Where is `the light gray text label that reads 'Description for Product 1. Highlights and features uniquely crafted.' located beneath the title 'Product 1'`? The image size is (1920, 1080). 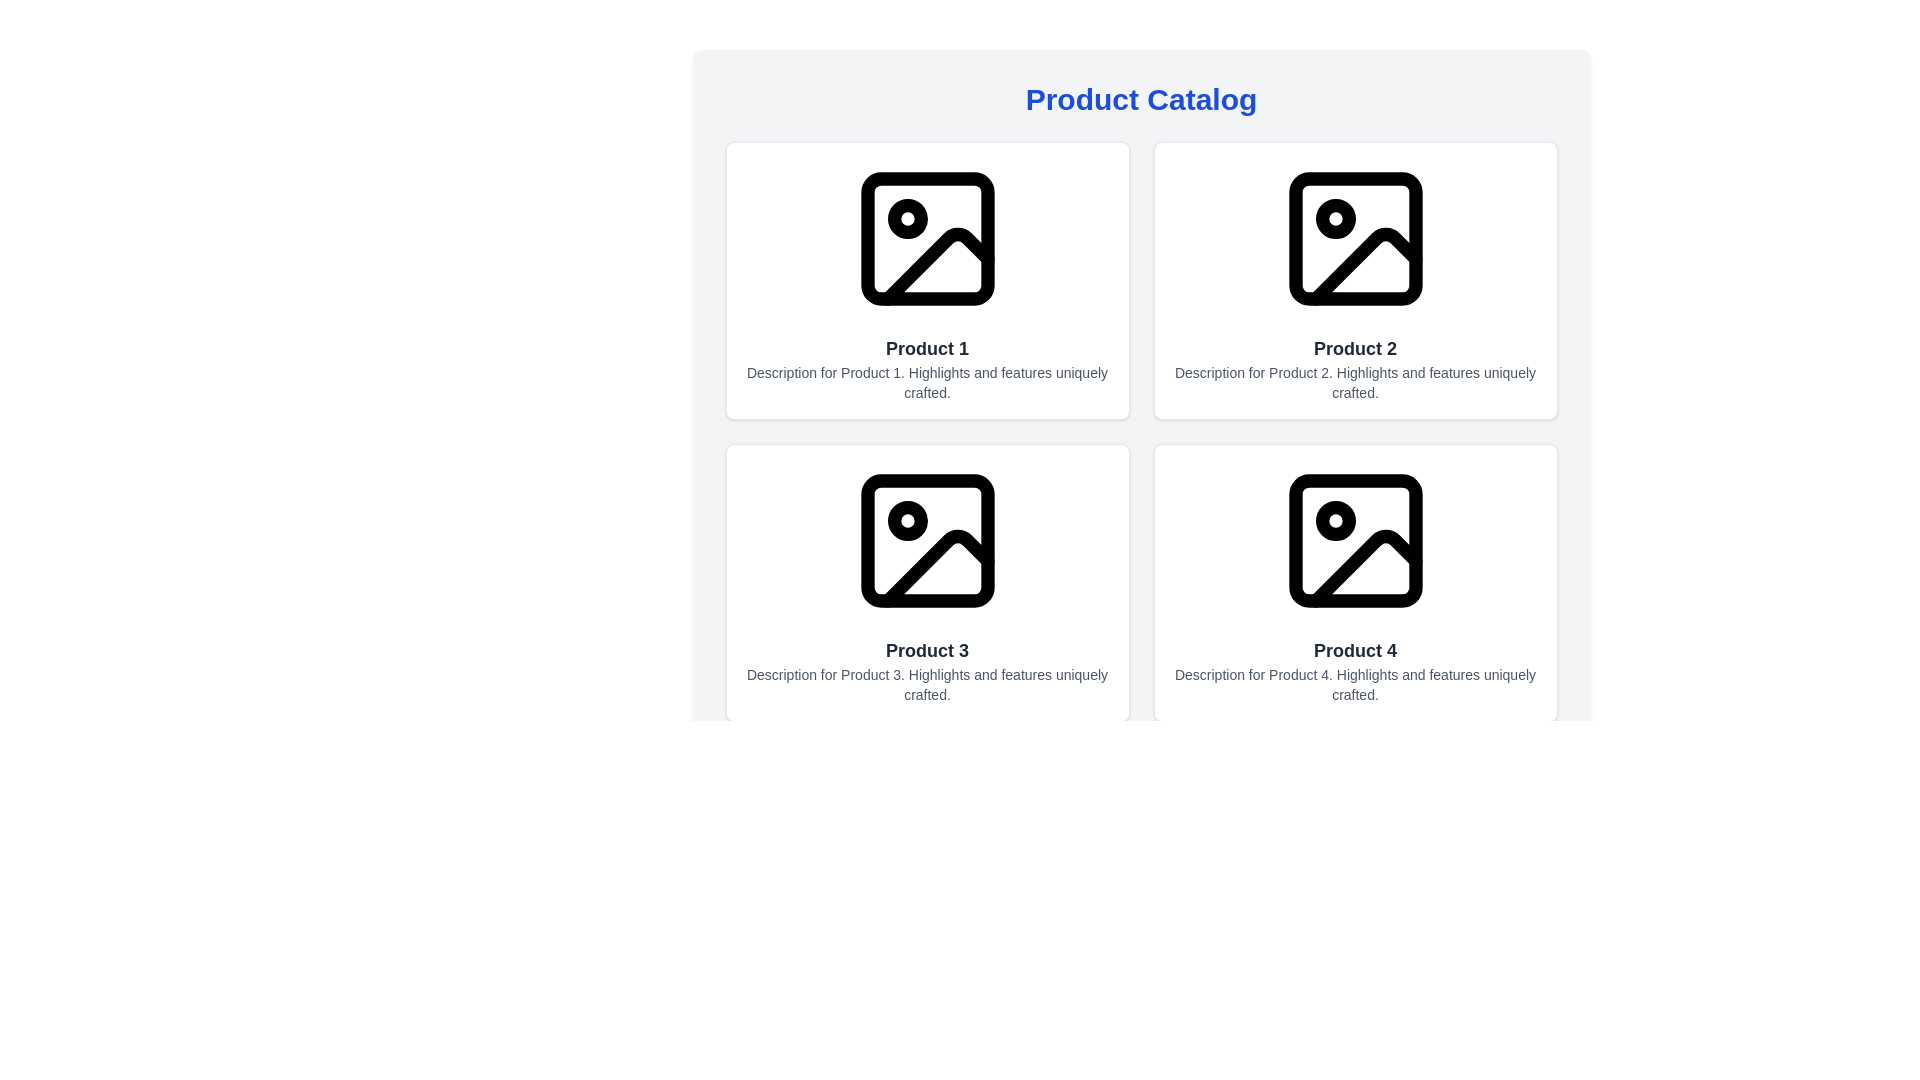
the light gray text label that reads 'Description for Product 1. Highlights and features uniquely crafted.' located beneath the title 'Product 1' is located at coordinates (926, 382).